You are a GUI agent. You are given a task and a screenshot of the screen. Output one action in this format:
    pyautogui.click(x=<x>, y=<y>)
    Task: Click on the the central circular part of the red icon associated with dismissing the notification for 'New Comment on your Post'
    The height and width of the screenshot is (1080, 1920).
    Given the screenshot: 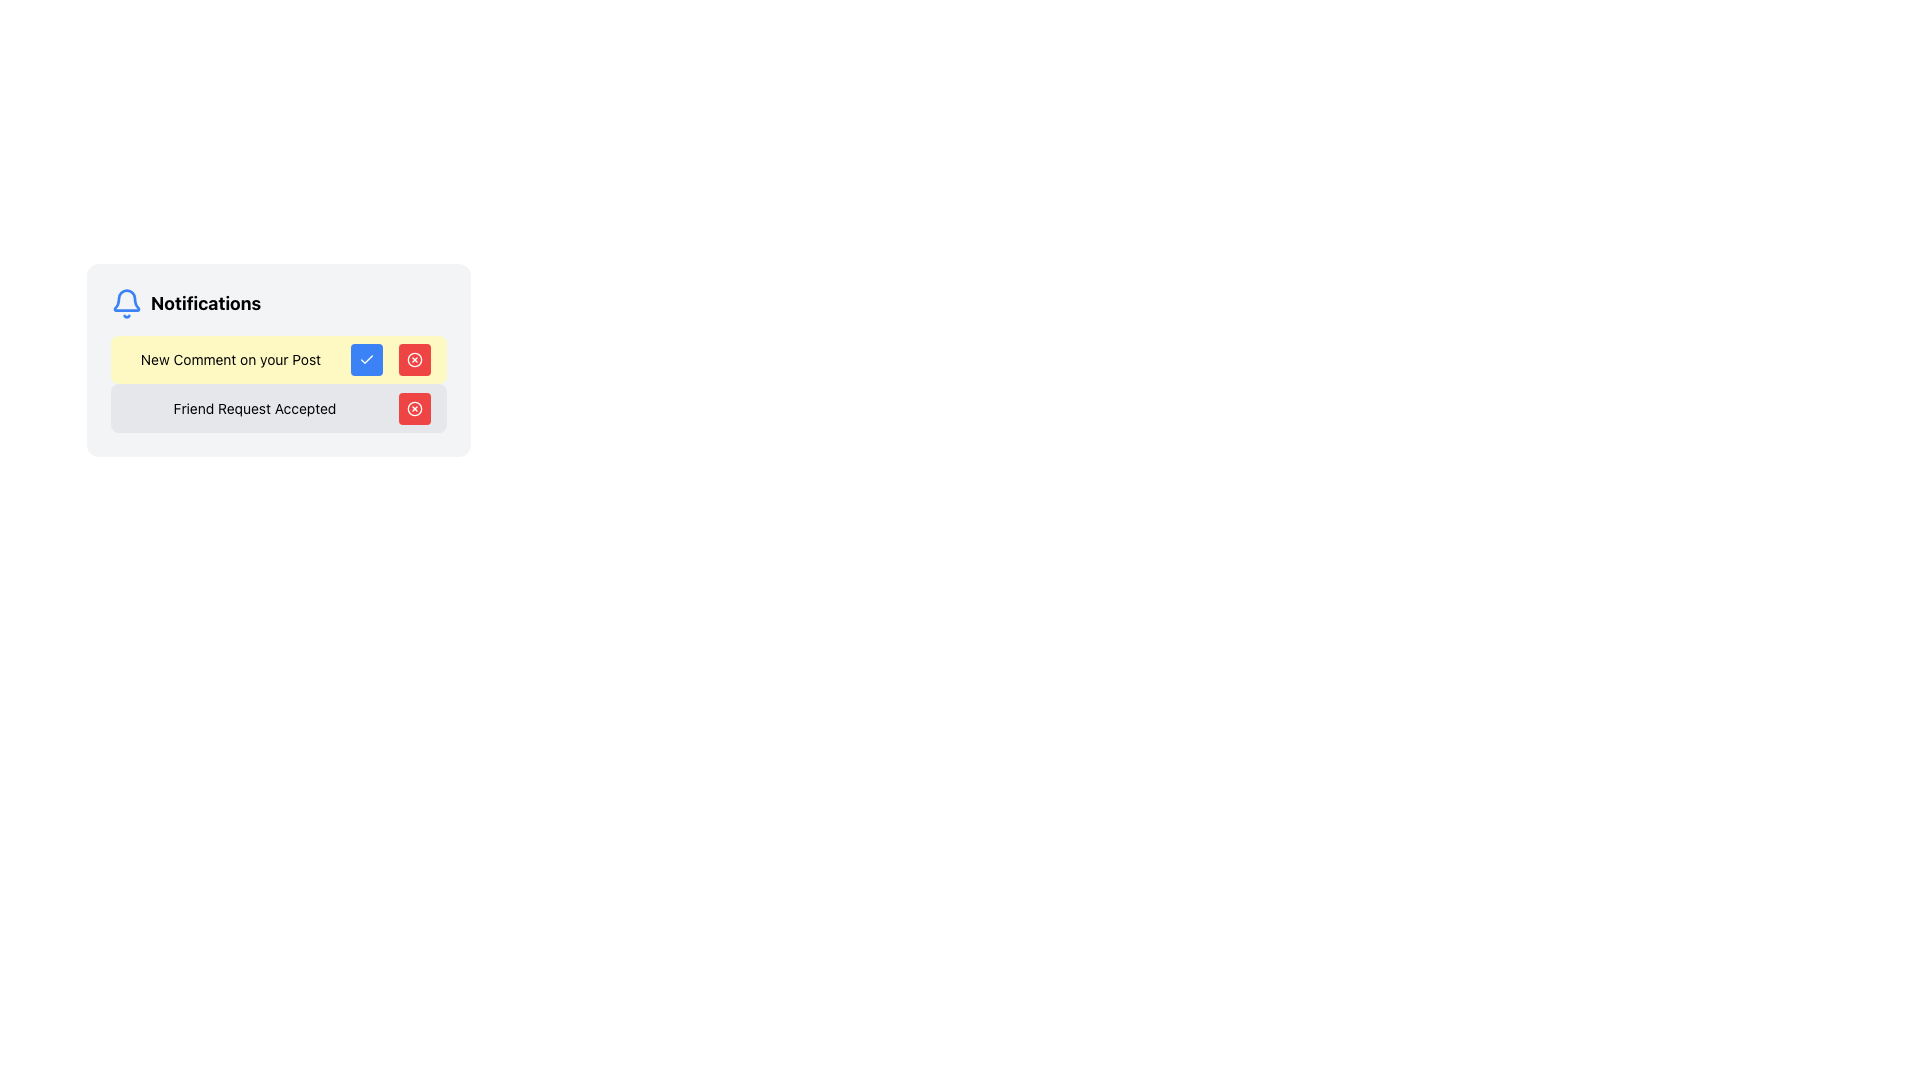 What is the action you would take?
    pyautogui.click(x=413, y=358)
    